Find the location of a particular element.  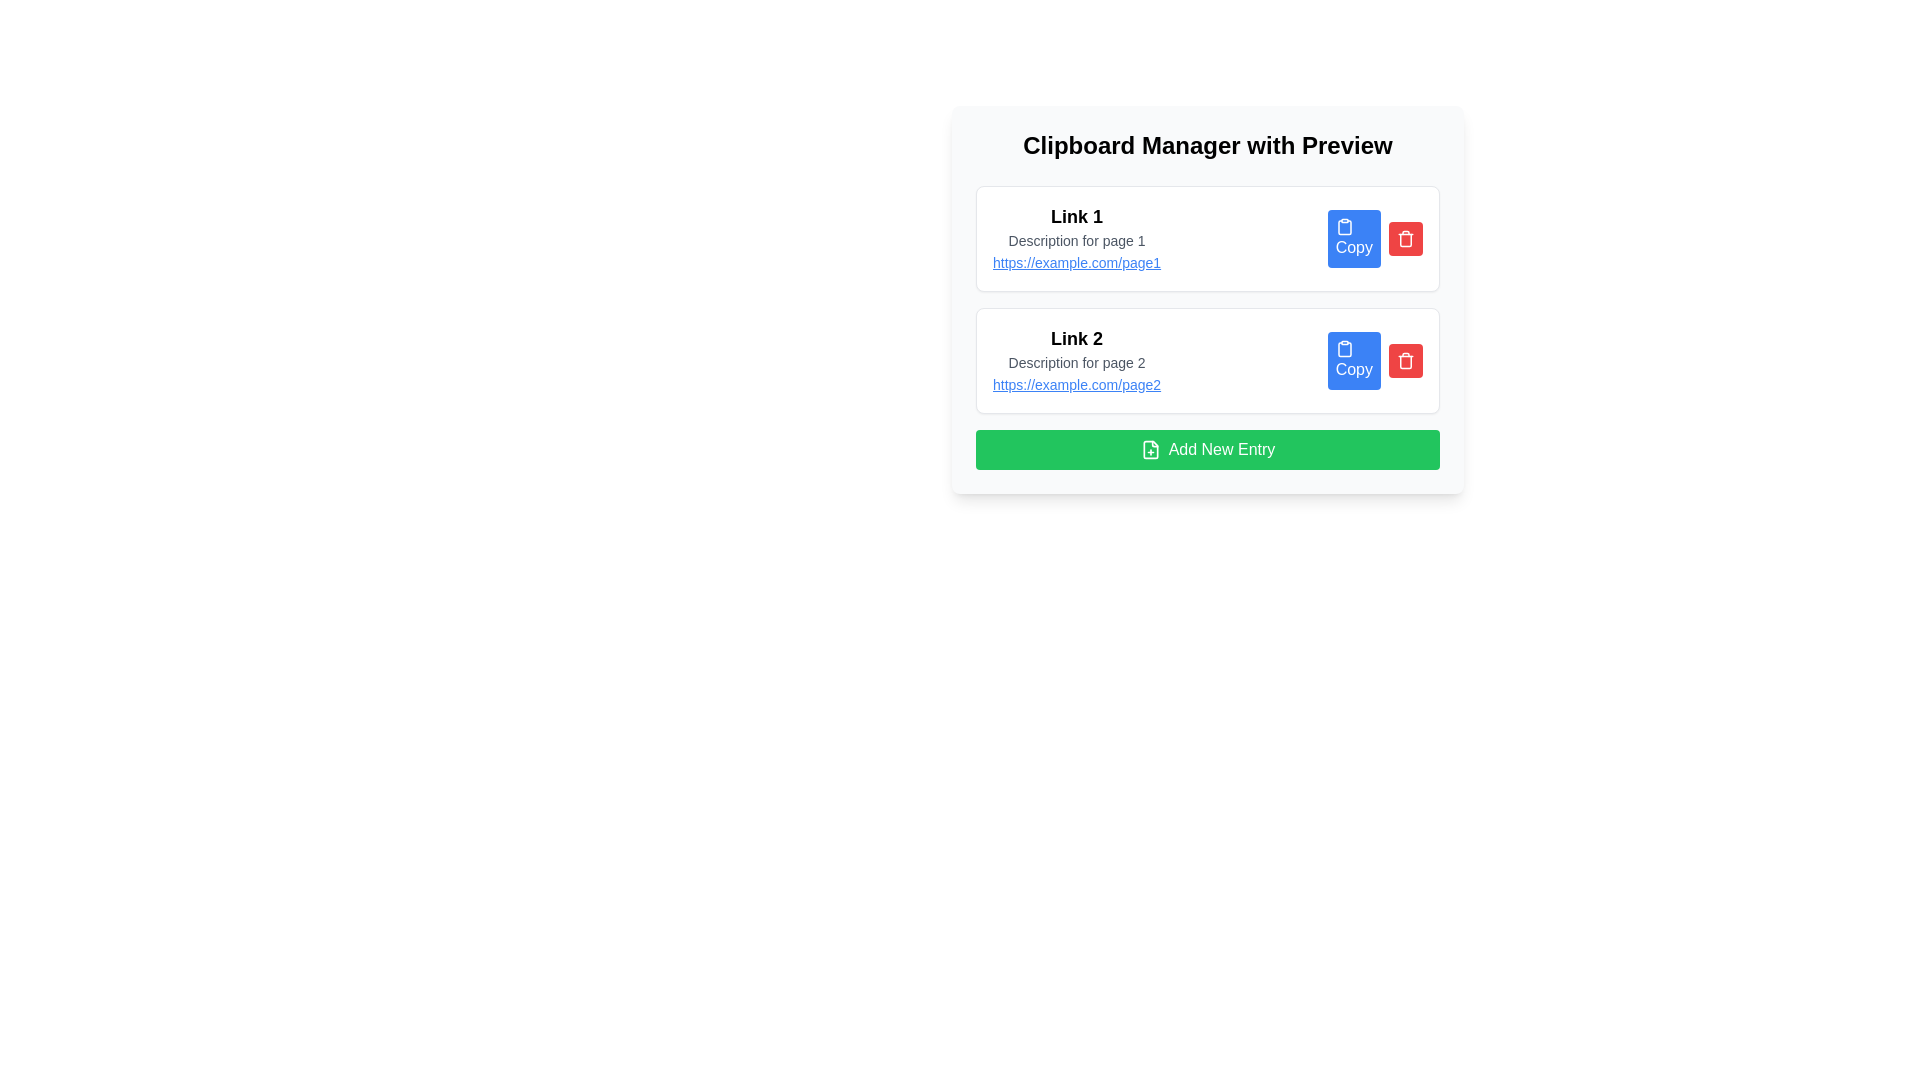

the delete icon button located on the right side of the second entry in the list of links is located at coordinates (1405, 238).